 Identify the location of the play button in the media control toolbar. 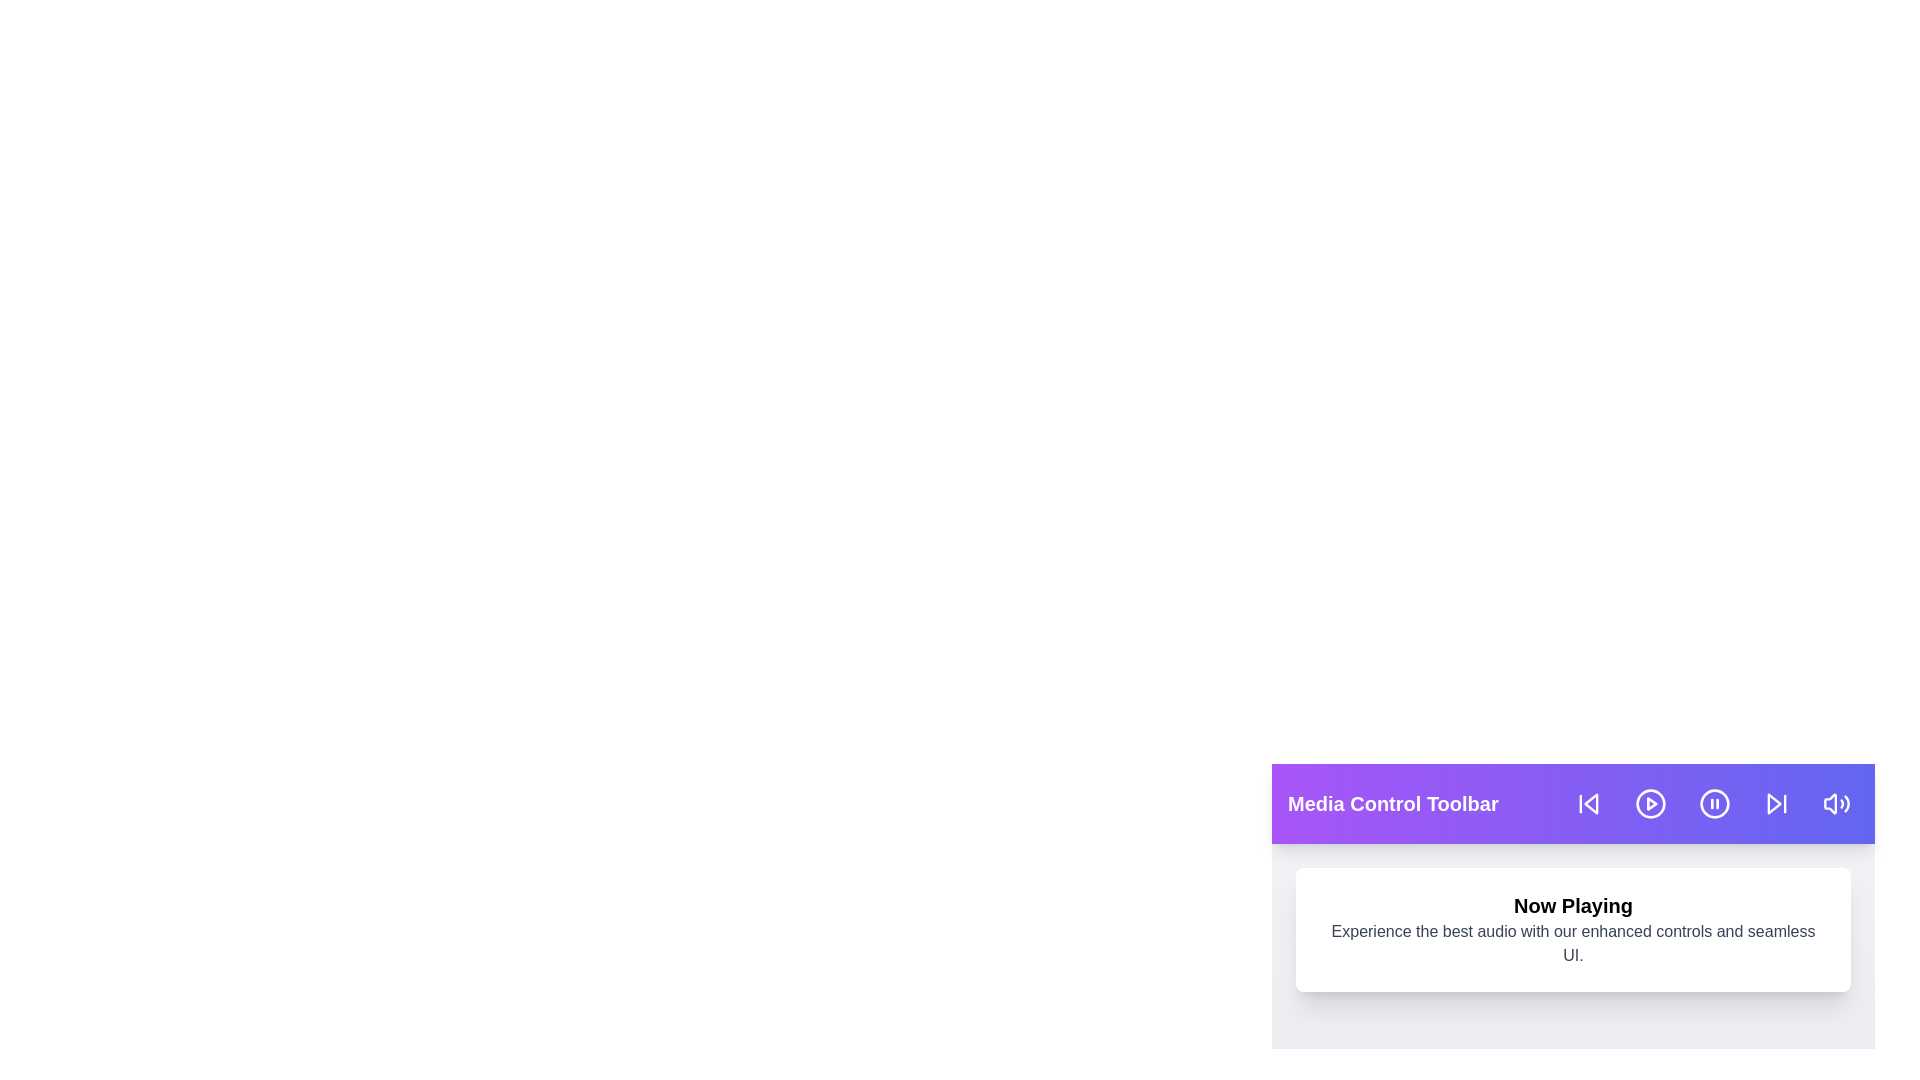
(1651, 802).